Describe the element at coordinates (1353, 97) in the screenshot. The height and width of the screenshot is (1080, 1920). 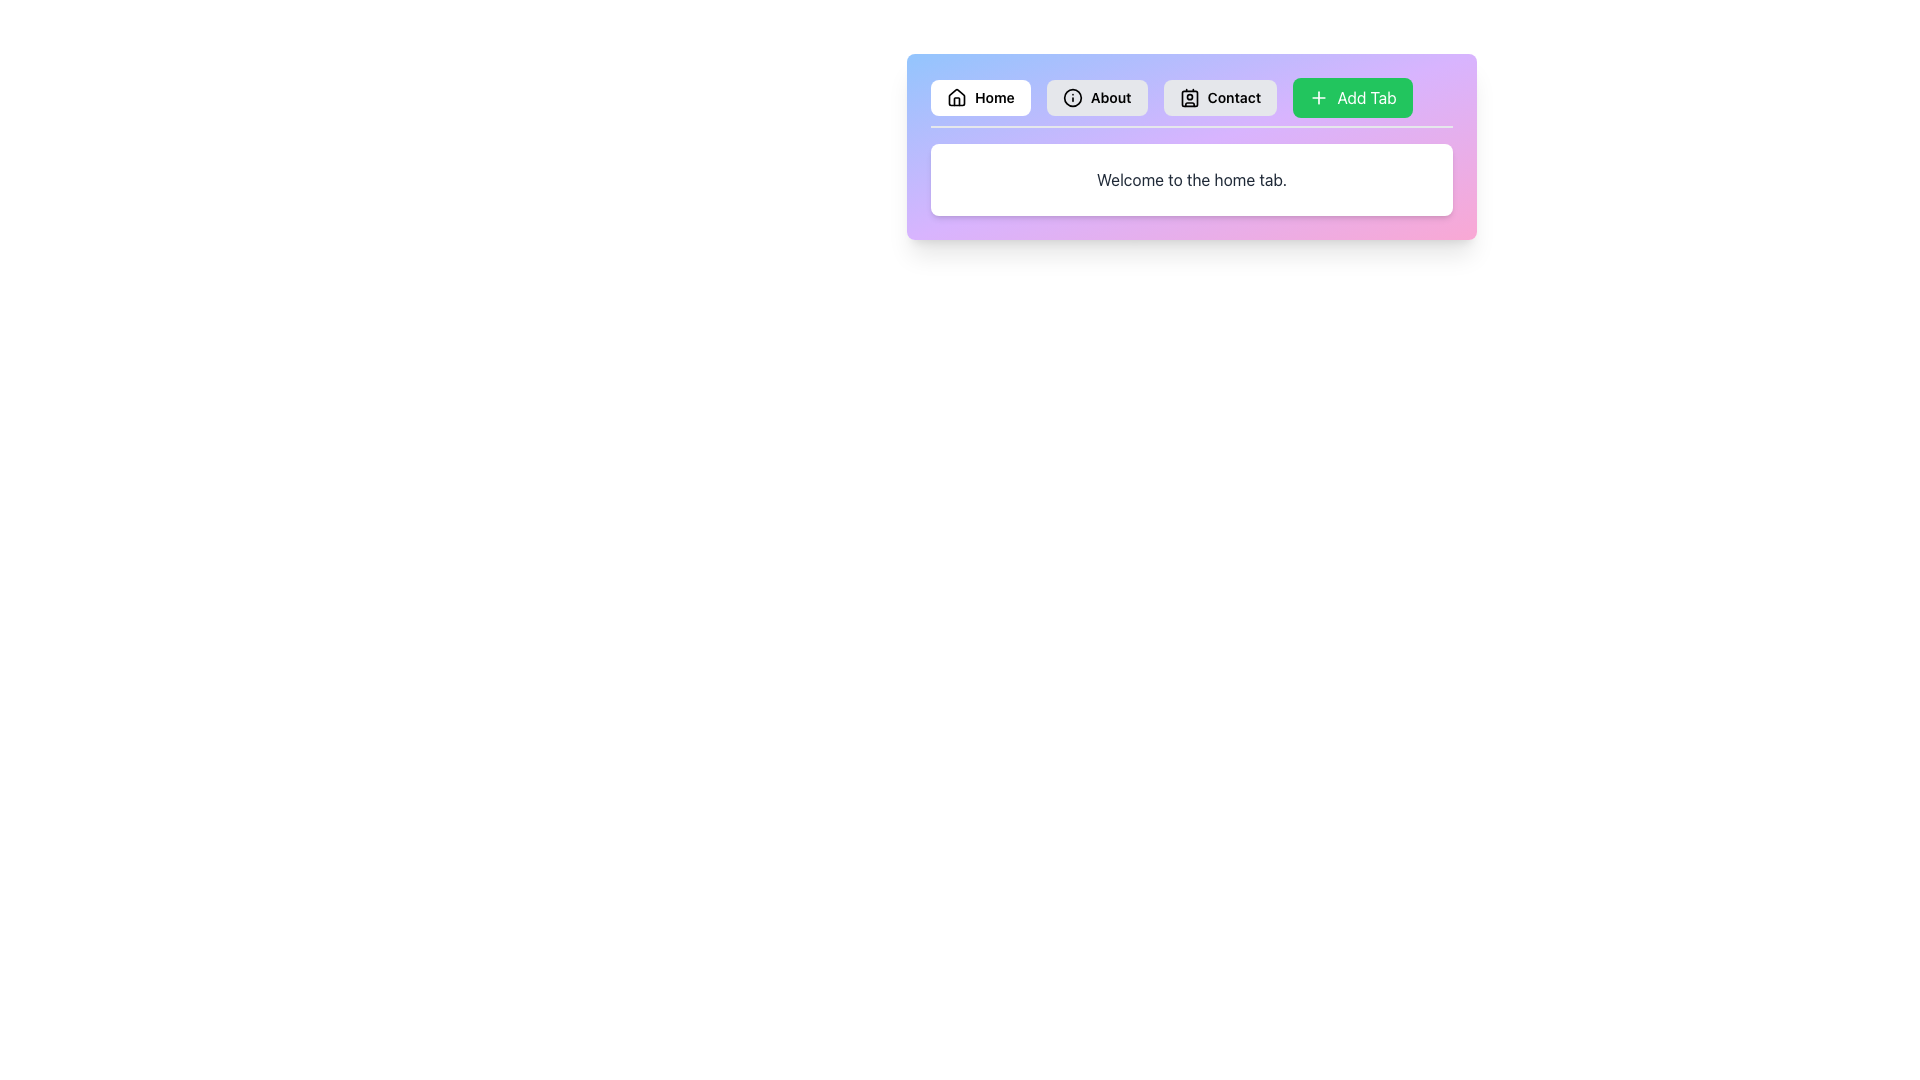
I see `the 'Add New Tab' button located at the far right of the horizontal menu structure` at that location.